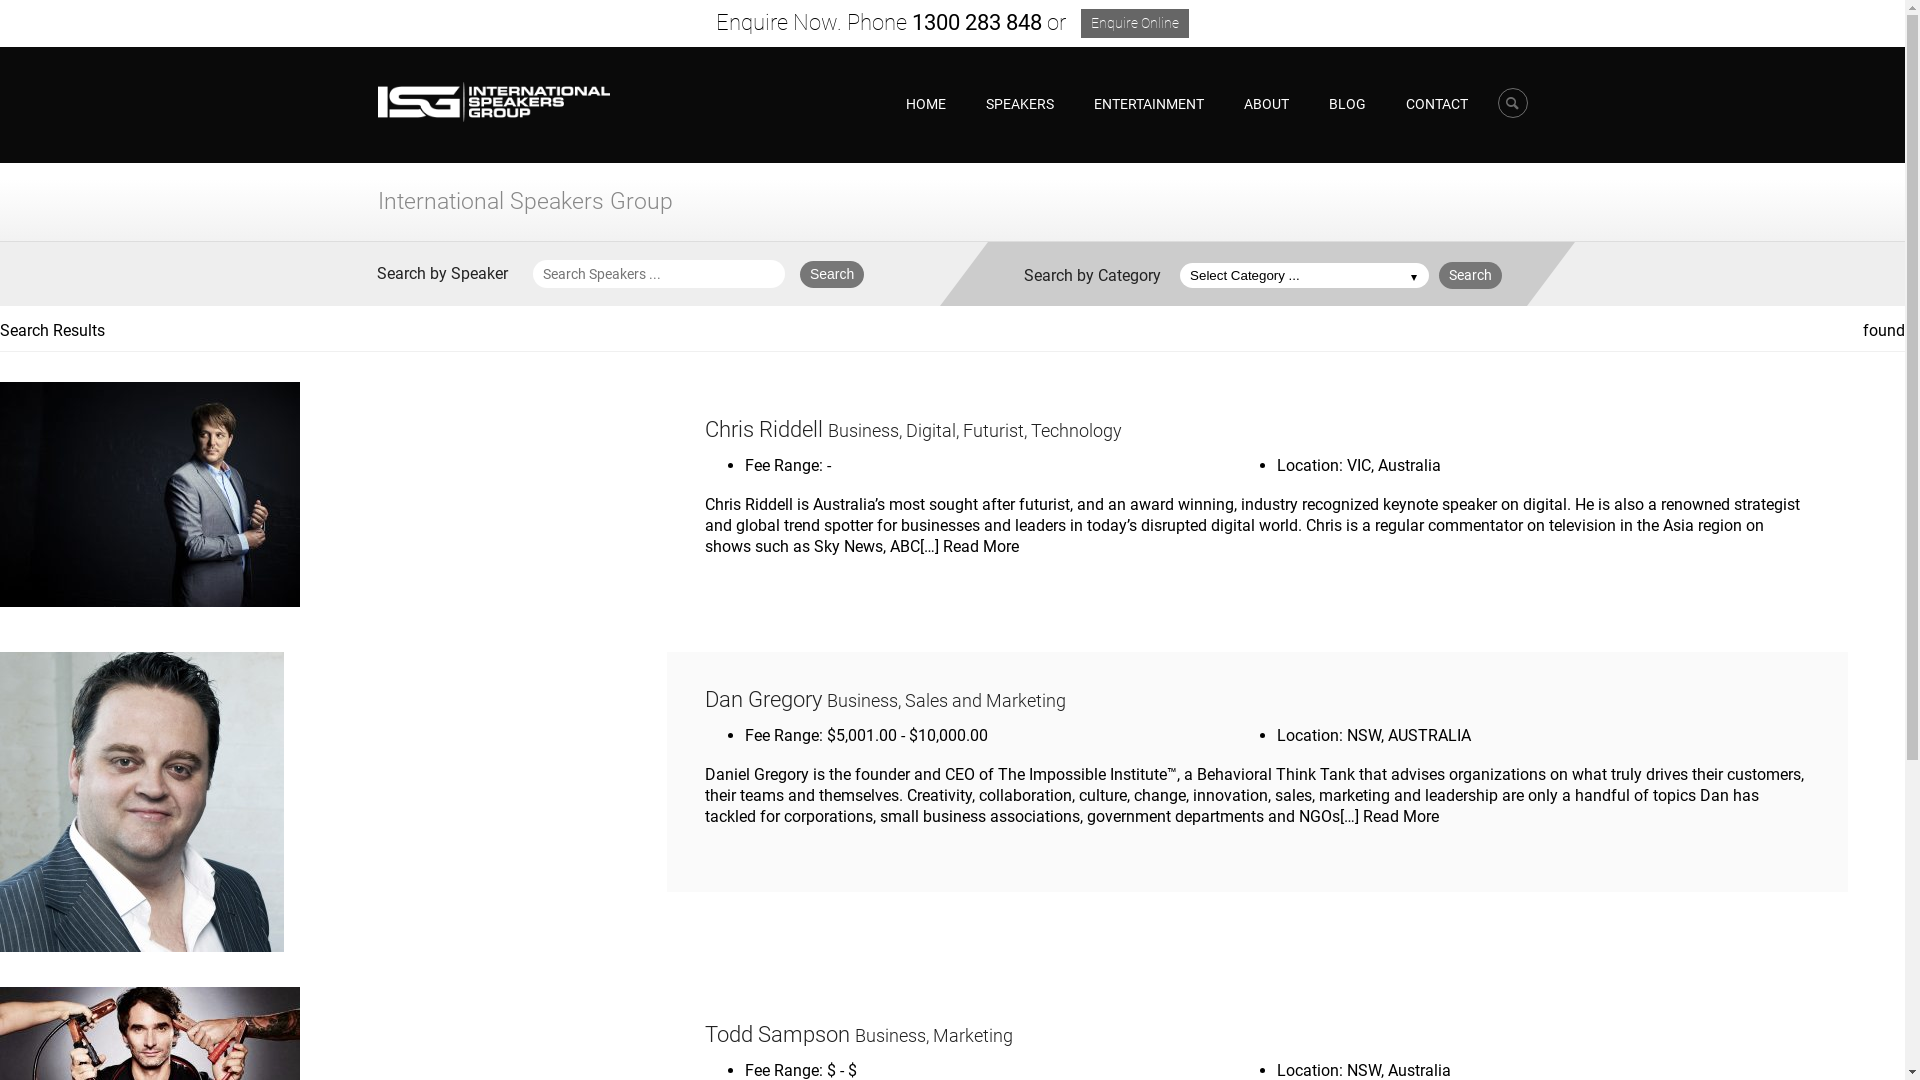 This screenshot has height=1080, width=1920. What do you see at coordinates (1075, 430) in the screenshot?
I see `'Technology'` at bounding box center [1075, 430].